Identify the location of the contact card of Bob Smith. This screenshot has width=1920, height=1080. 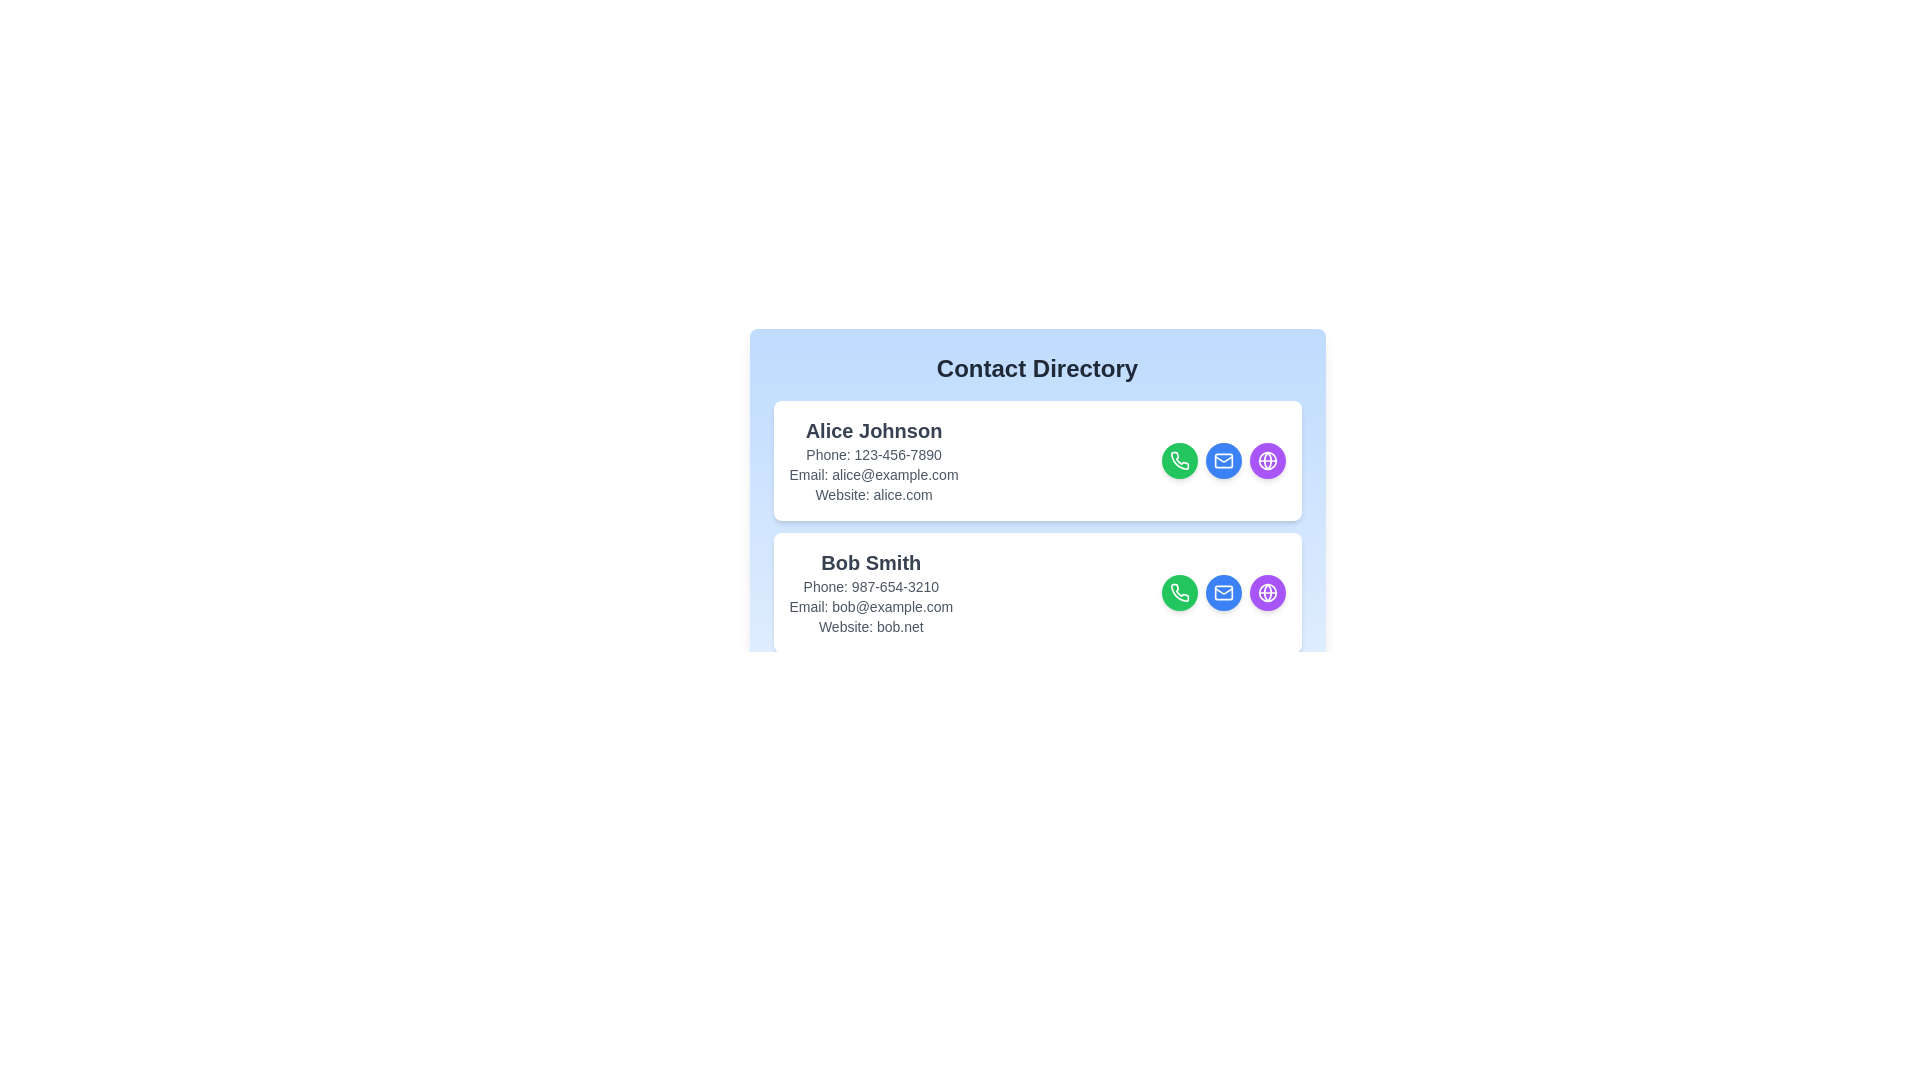
(1037, 592).